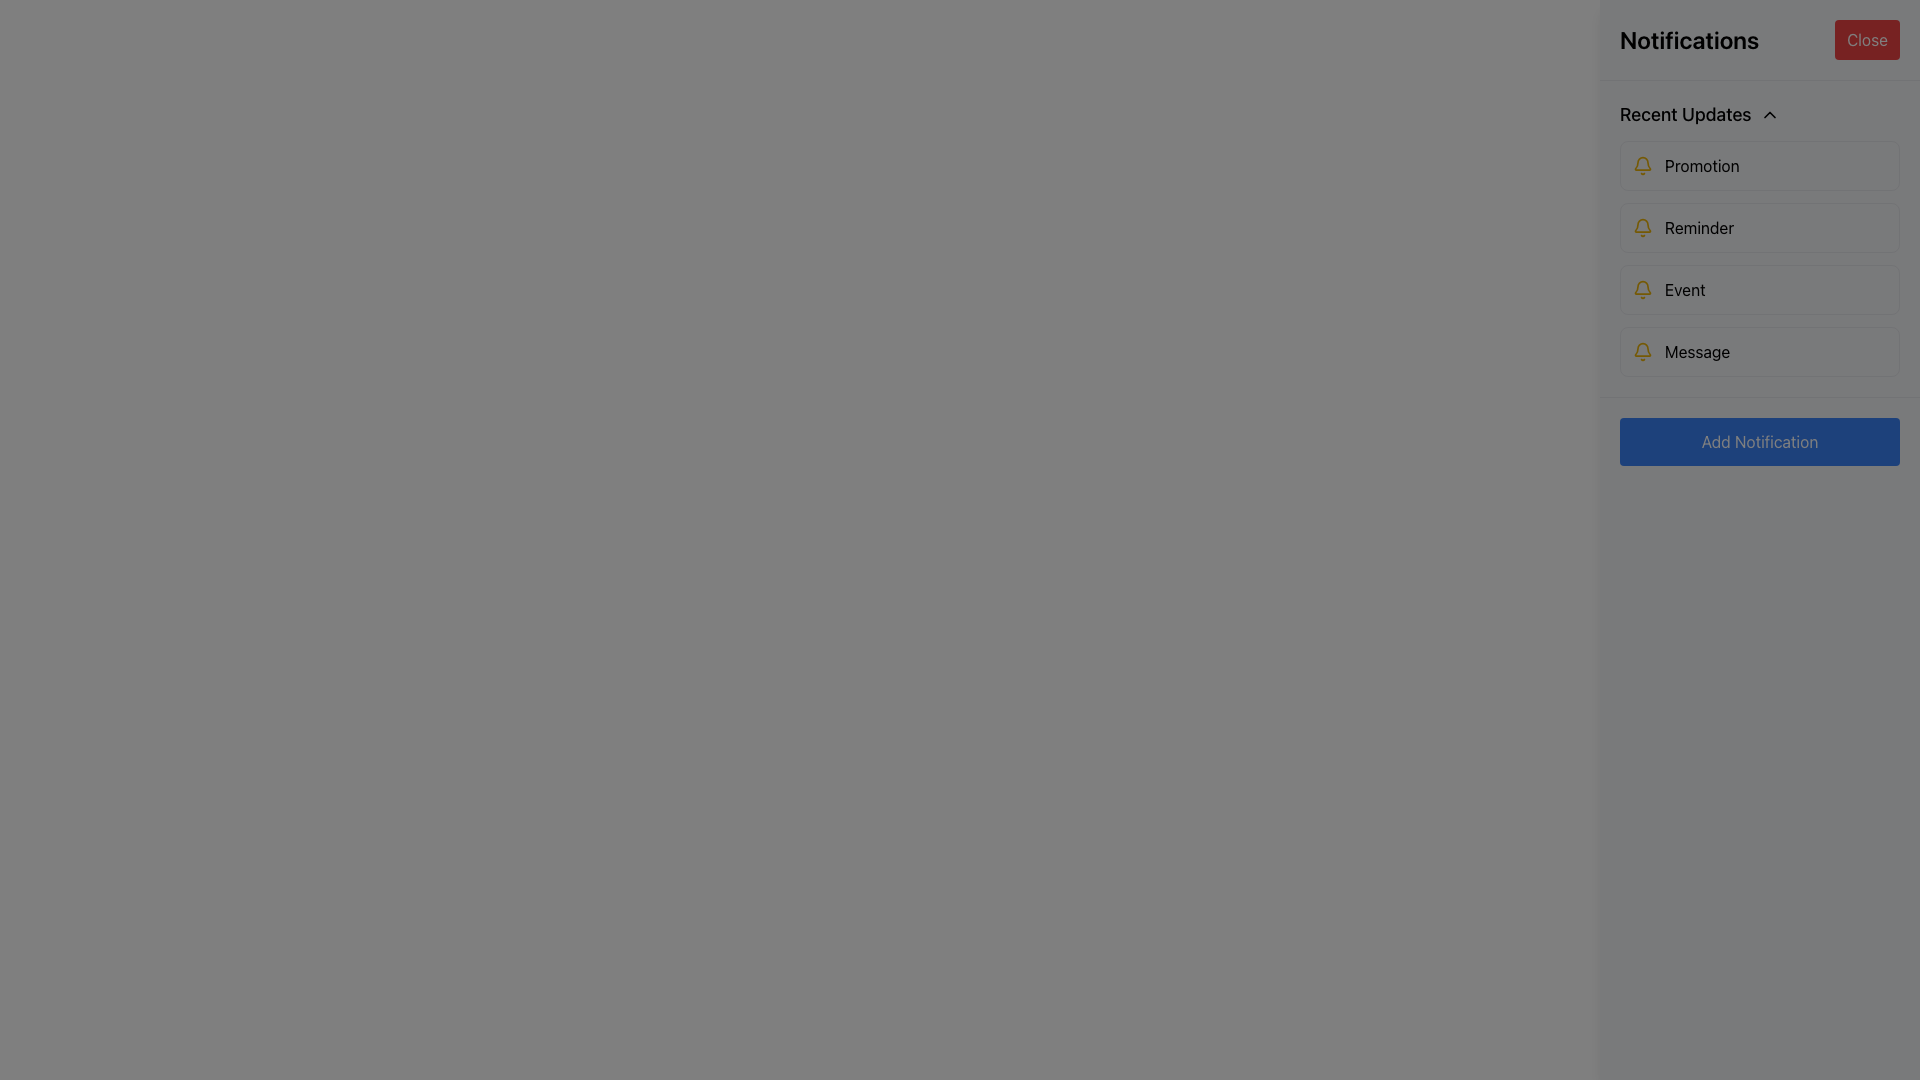  Describe the element at coordinates (1769, 115) in the screenshot. I see `the small upward chevron icon located to the right of the text 'Recent Updates' in the header section` at that location.